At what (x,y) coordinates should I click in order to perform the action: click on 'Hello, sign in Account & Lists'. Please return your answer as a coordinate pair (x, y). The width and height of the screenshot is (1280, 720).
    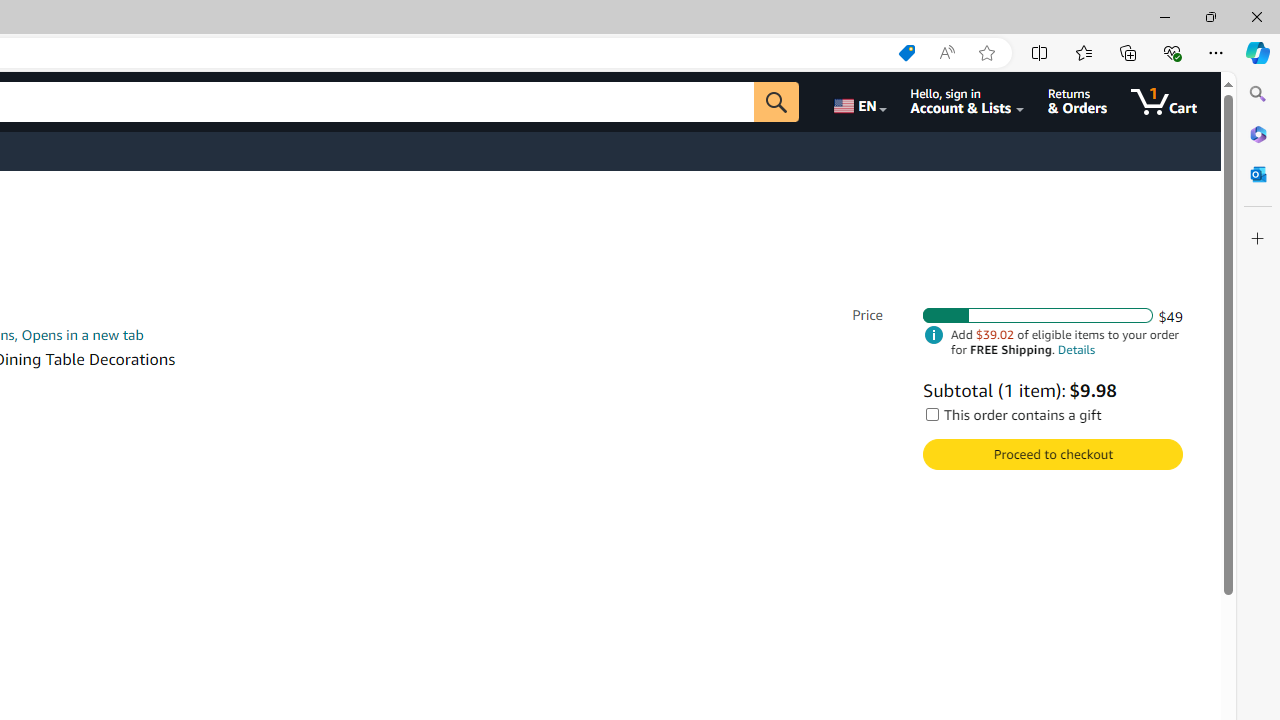
    Looking at the image, I should click on (967, 101).